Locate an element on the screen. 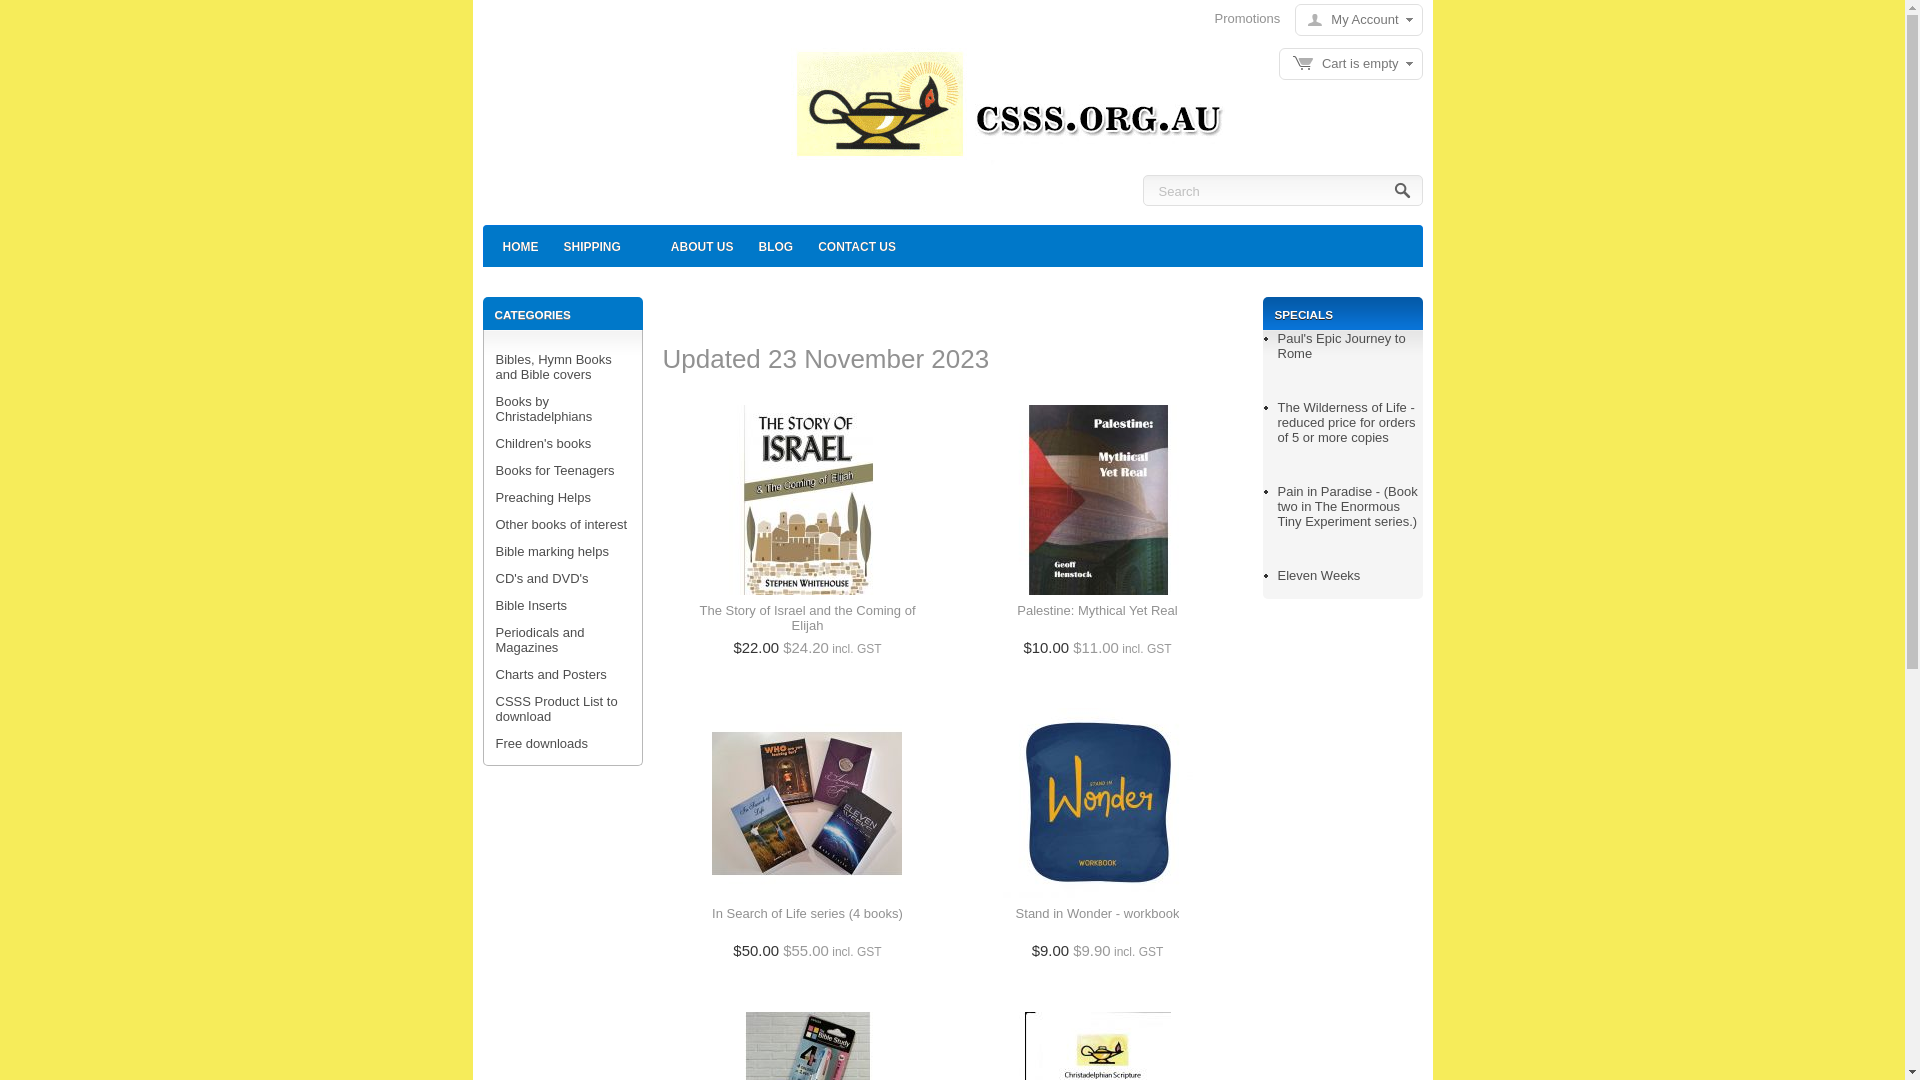 The image size is (1920, 1080). 'My Account' is located at coordinates (1353, 19).